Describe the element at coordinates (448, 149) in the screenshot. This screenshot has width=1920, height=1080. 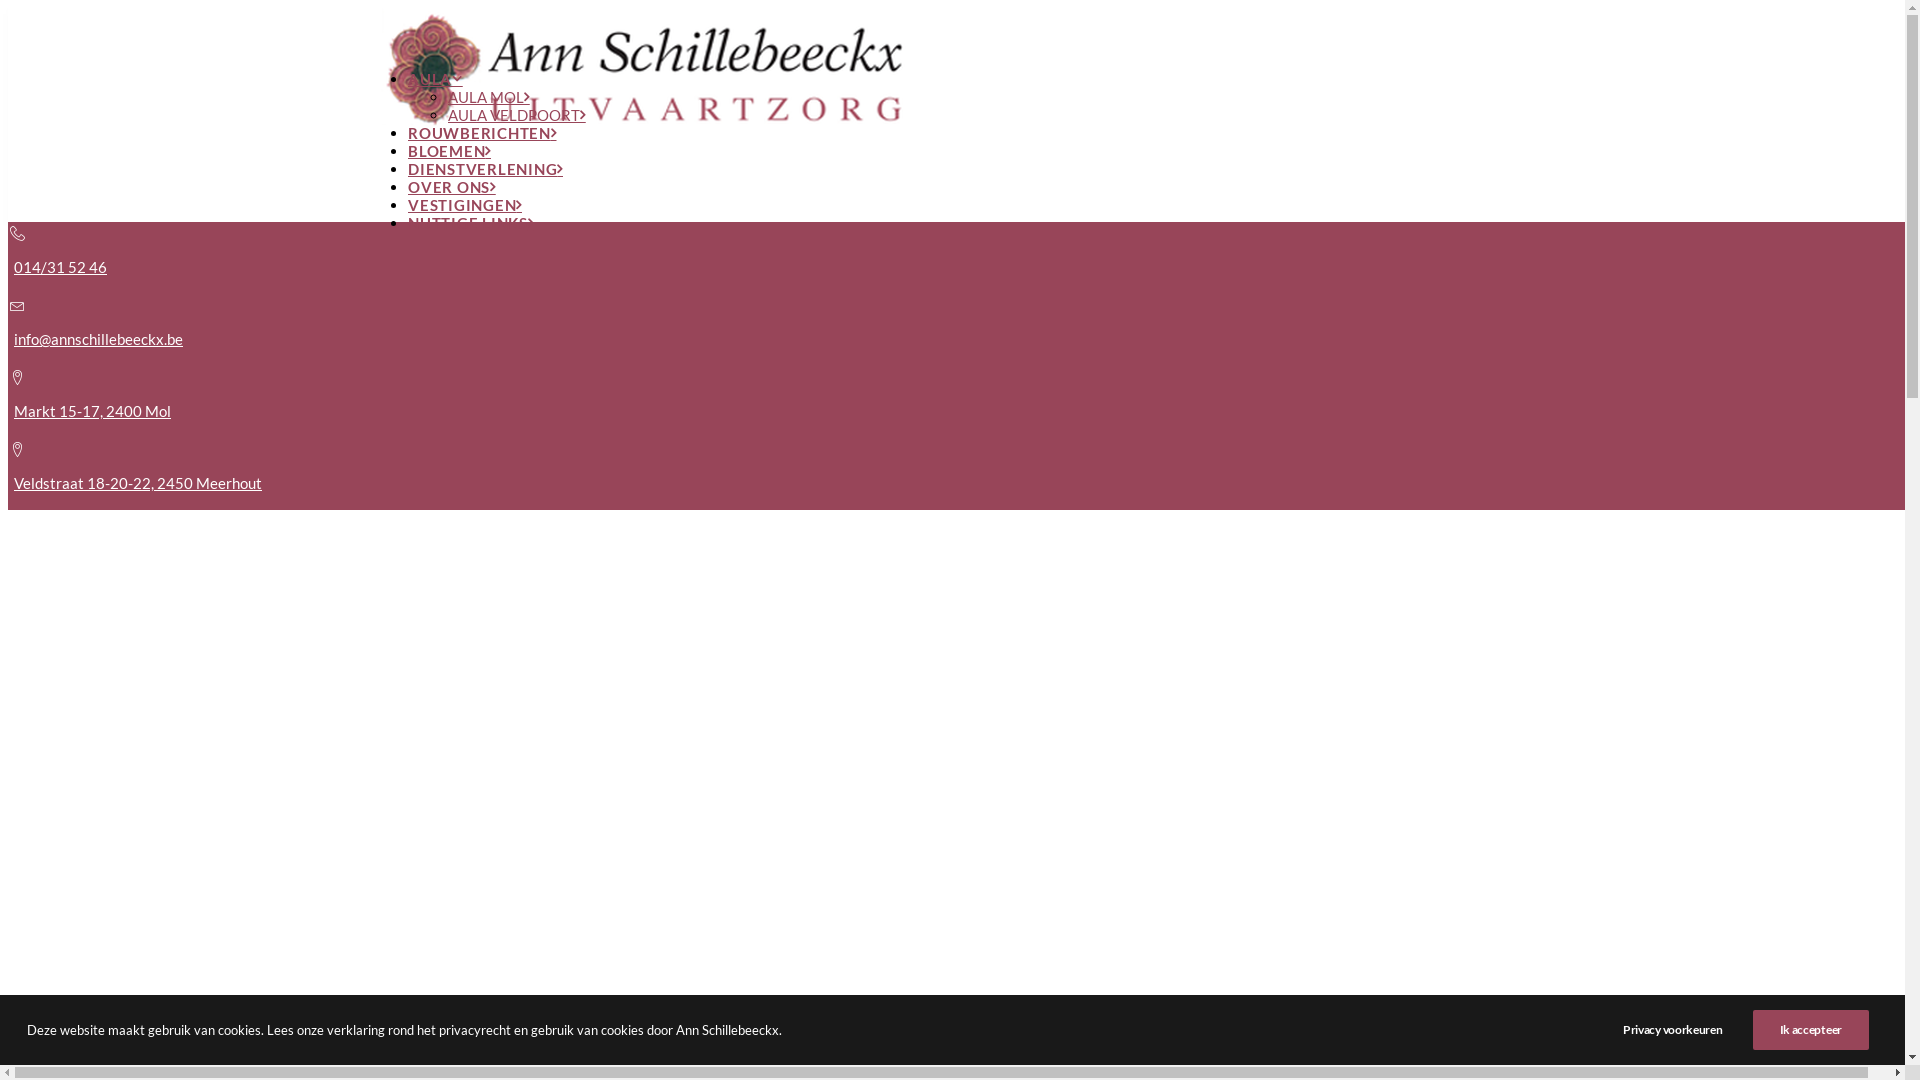
I see `'BLOEMEN'` at that location.